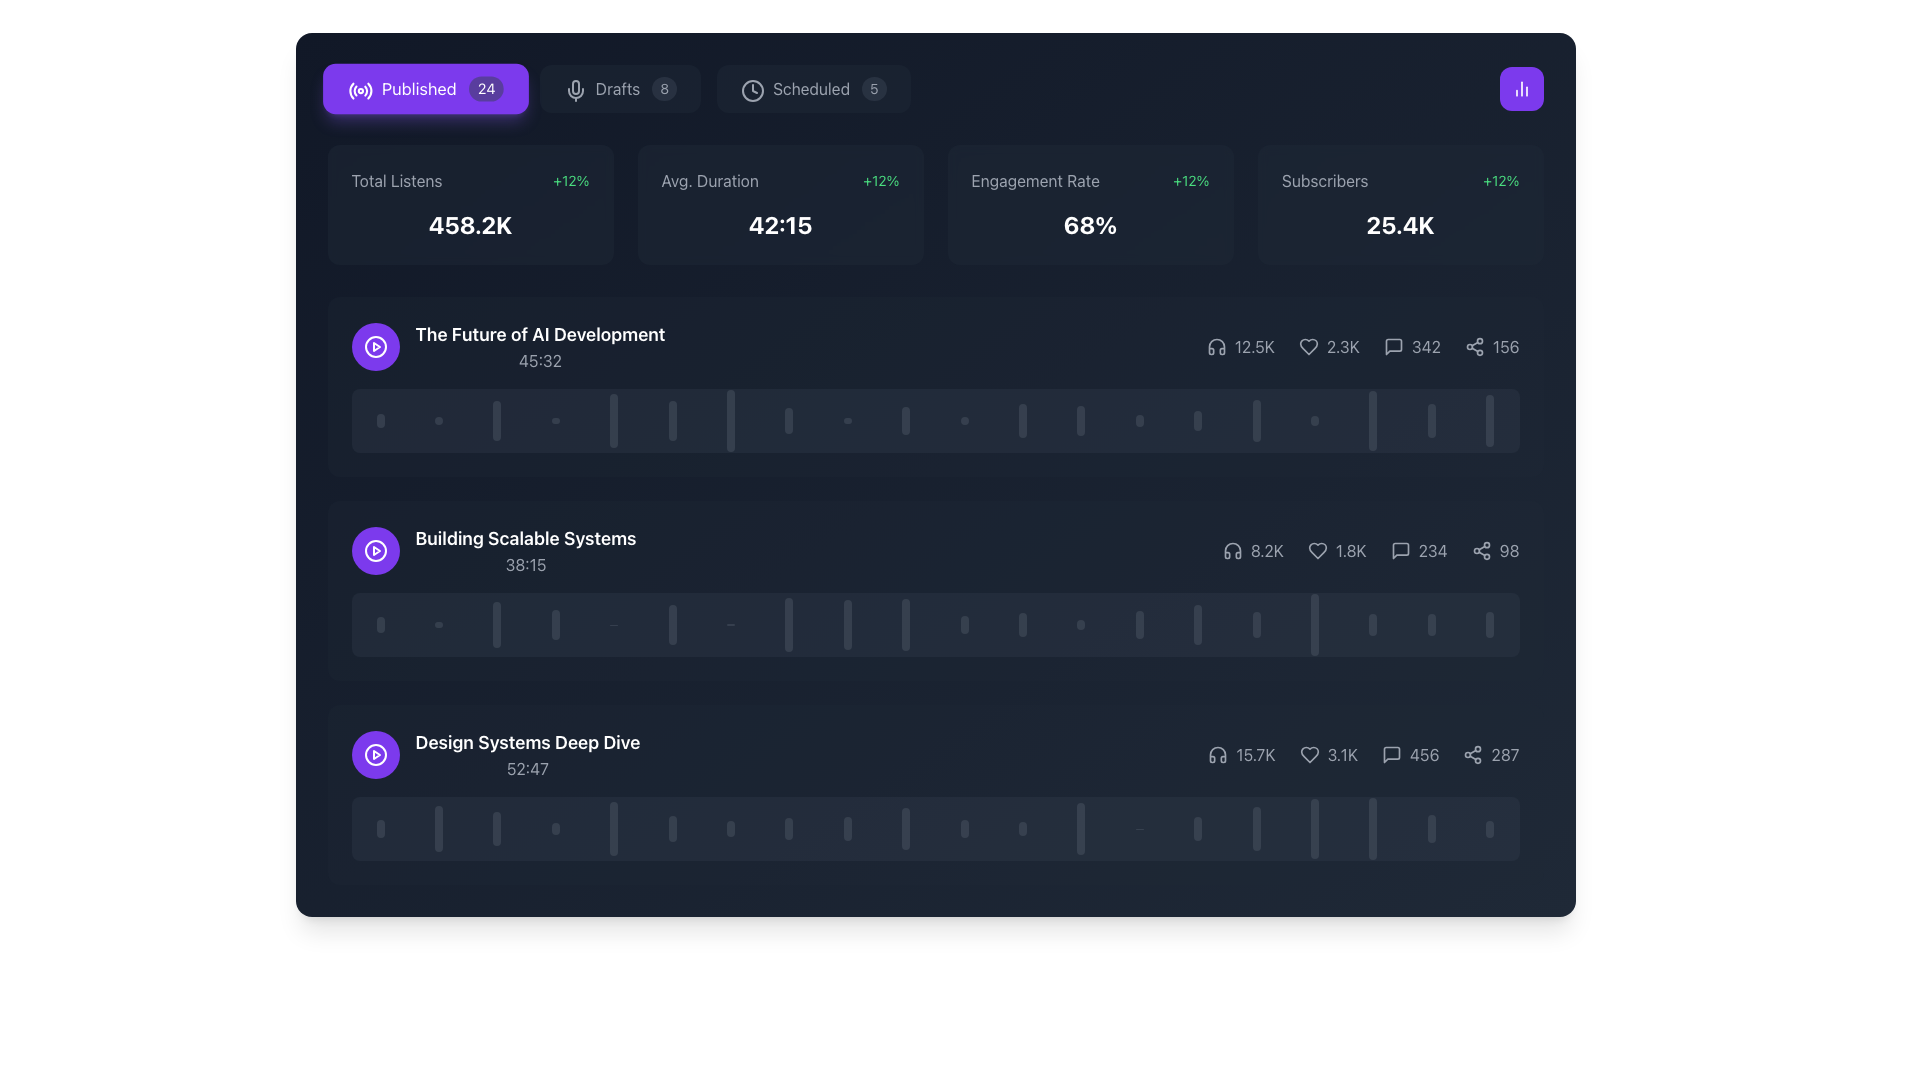 The width and height of the screenshot is (1920, 1080). What do you see at coordinates (1139, 623) in the screenshot?
I see `the 14th vertical bar in a horizontal group of 20 bars in the second row of the interface` at bounding box center [1139, 623].